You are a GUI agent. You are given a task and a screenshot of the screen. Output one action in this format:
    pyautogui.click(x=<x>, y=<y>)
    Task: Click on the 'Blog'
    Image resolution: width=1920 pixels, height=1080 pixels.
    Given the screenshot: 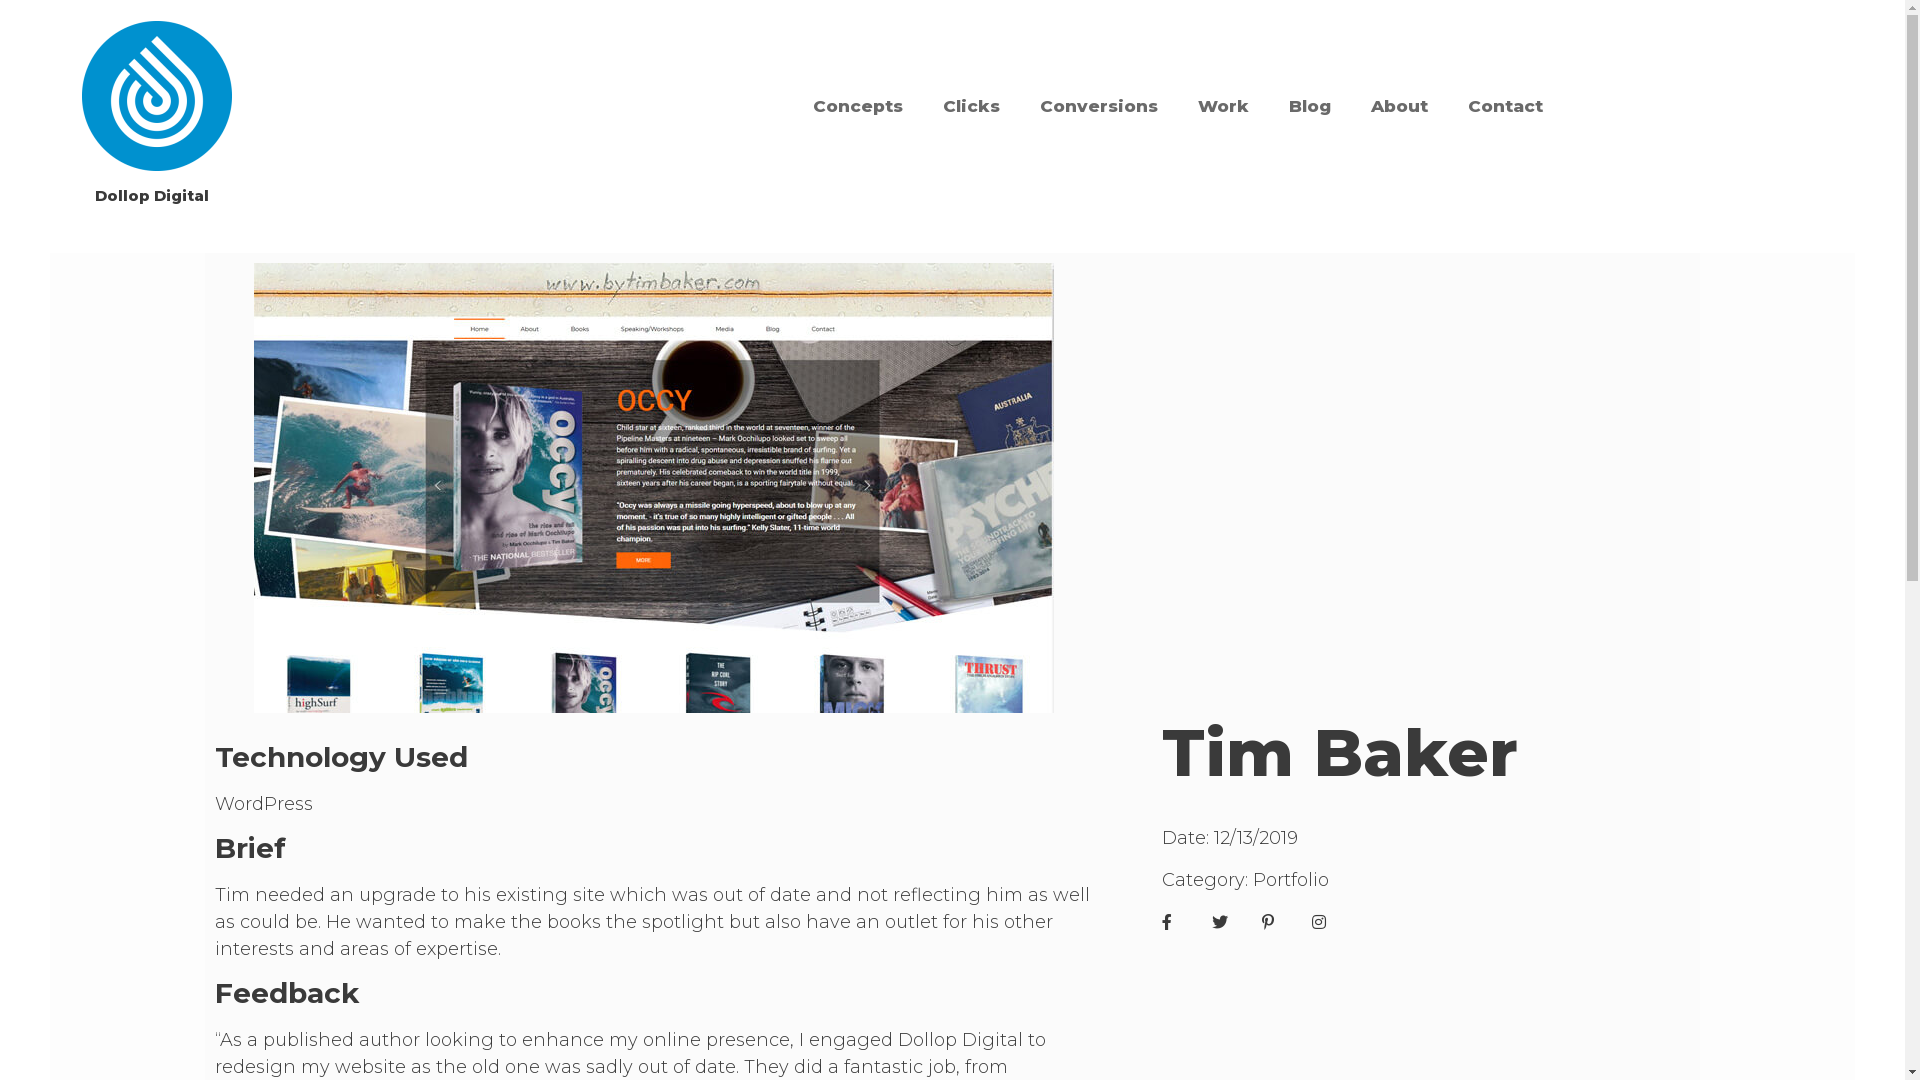 What is the action you would take?
    pyautogui.click(x=1310, y=106)
    